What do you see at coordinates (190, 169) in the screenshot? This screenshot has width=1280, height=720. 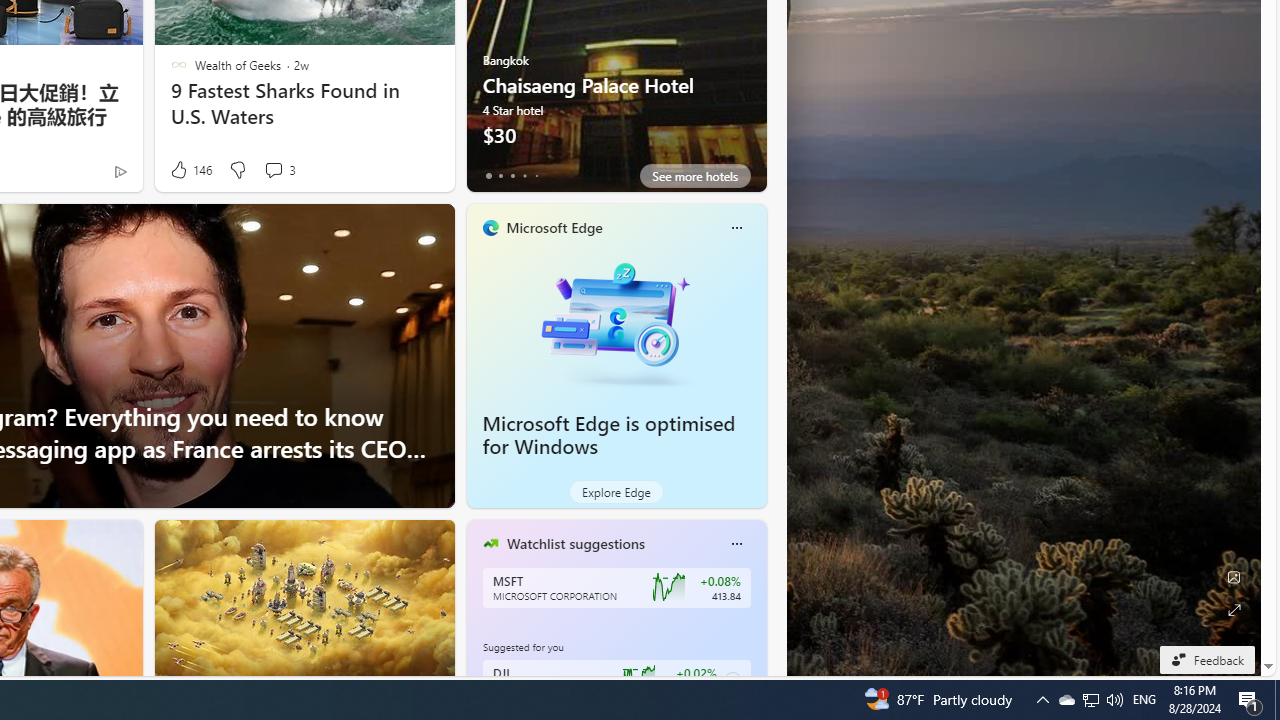 I see `'146 Like'` at bounding box center [190, 169].